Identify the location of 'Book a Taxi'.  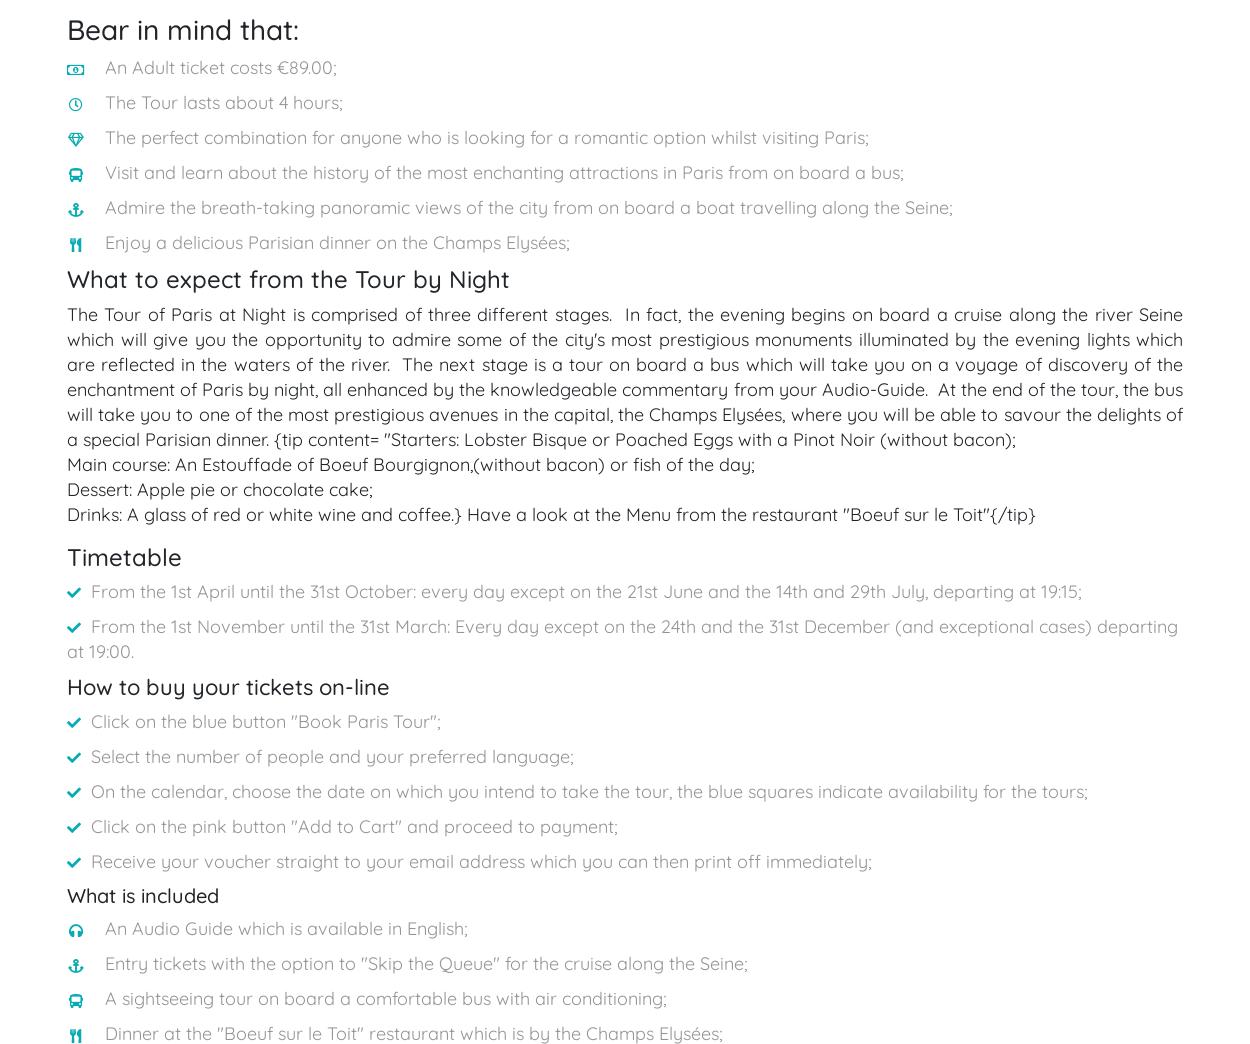
(400, 421).